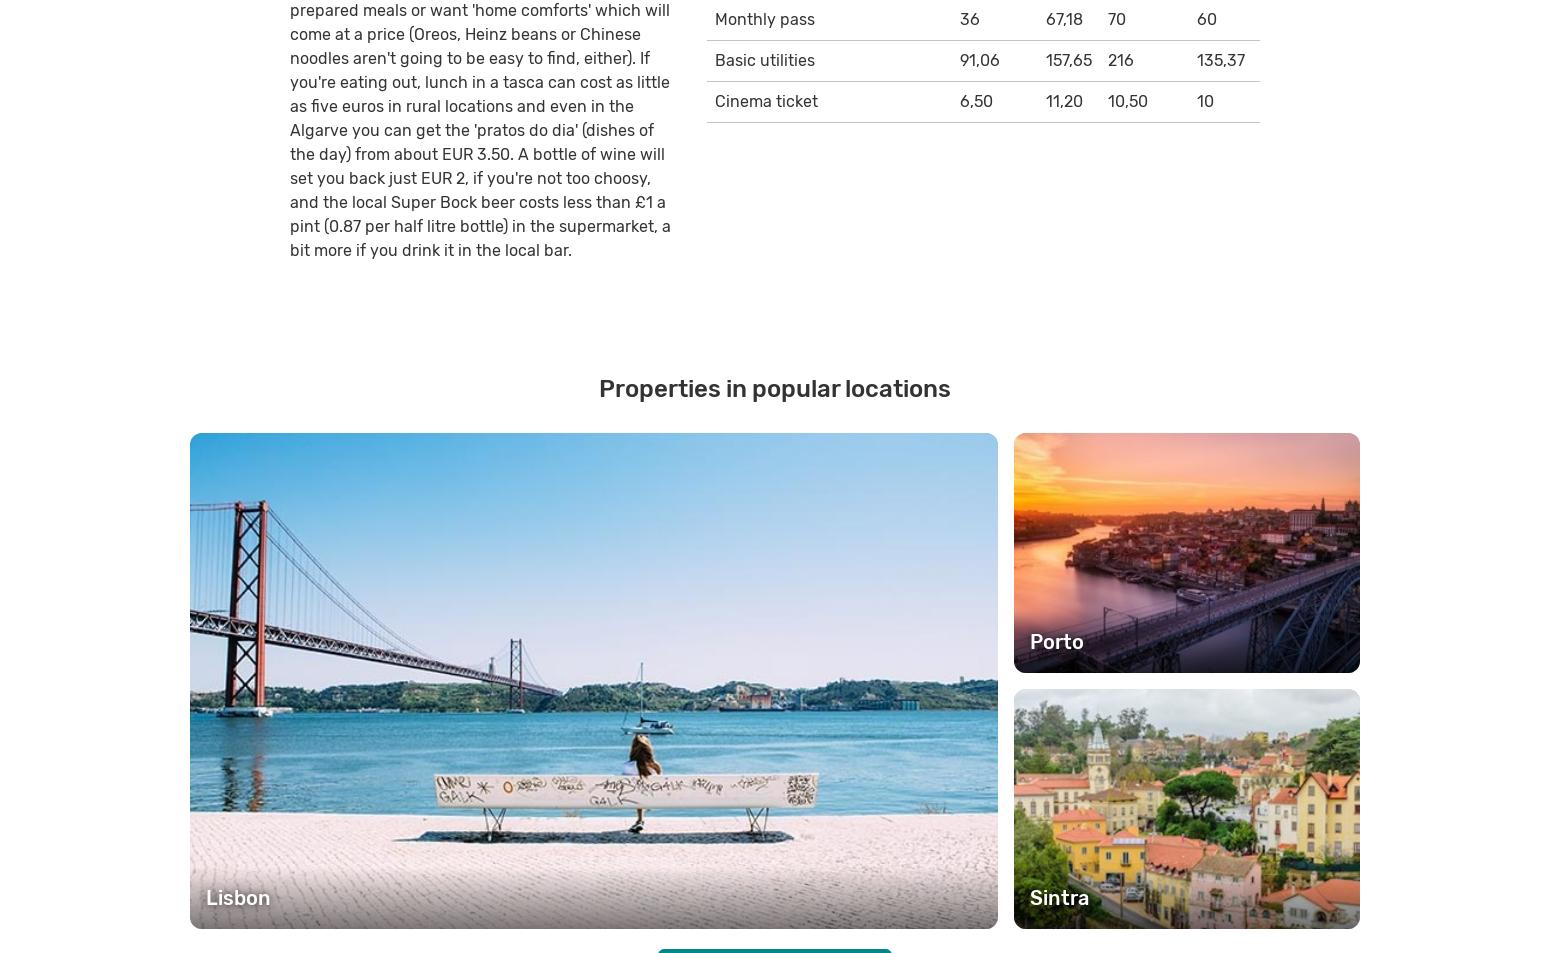  I want to click on '135,37', so click(1220, 58).